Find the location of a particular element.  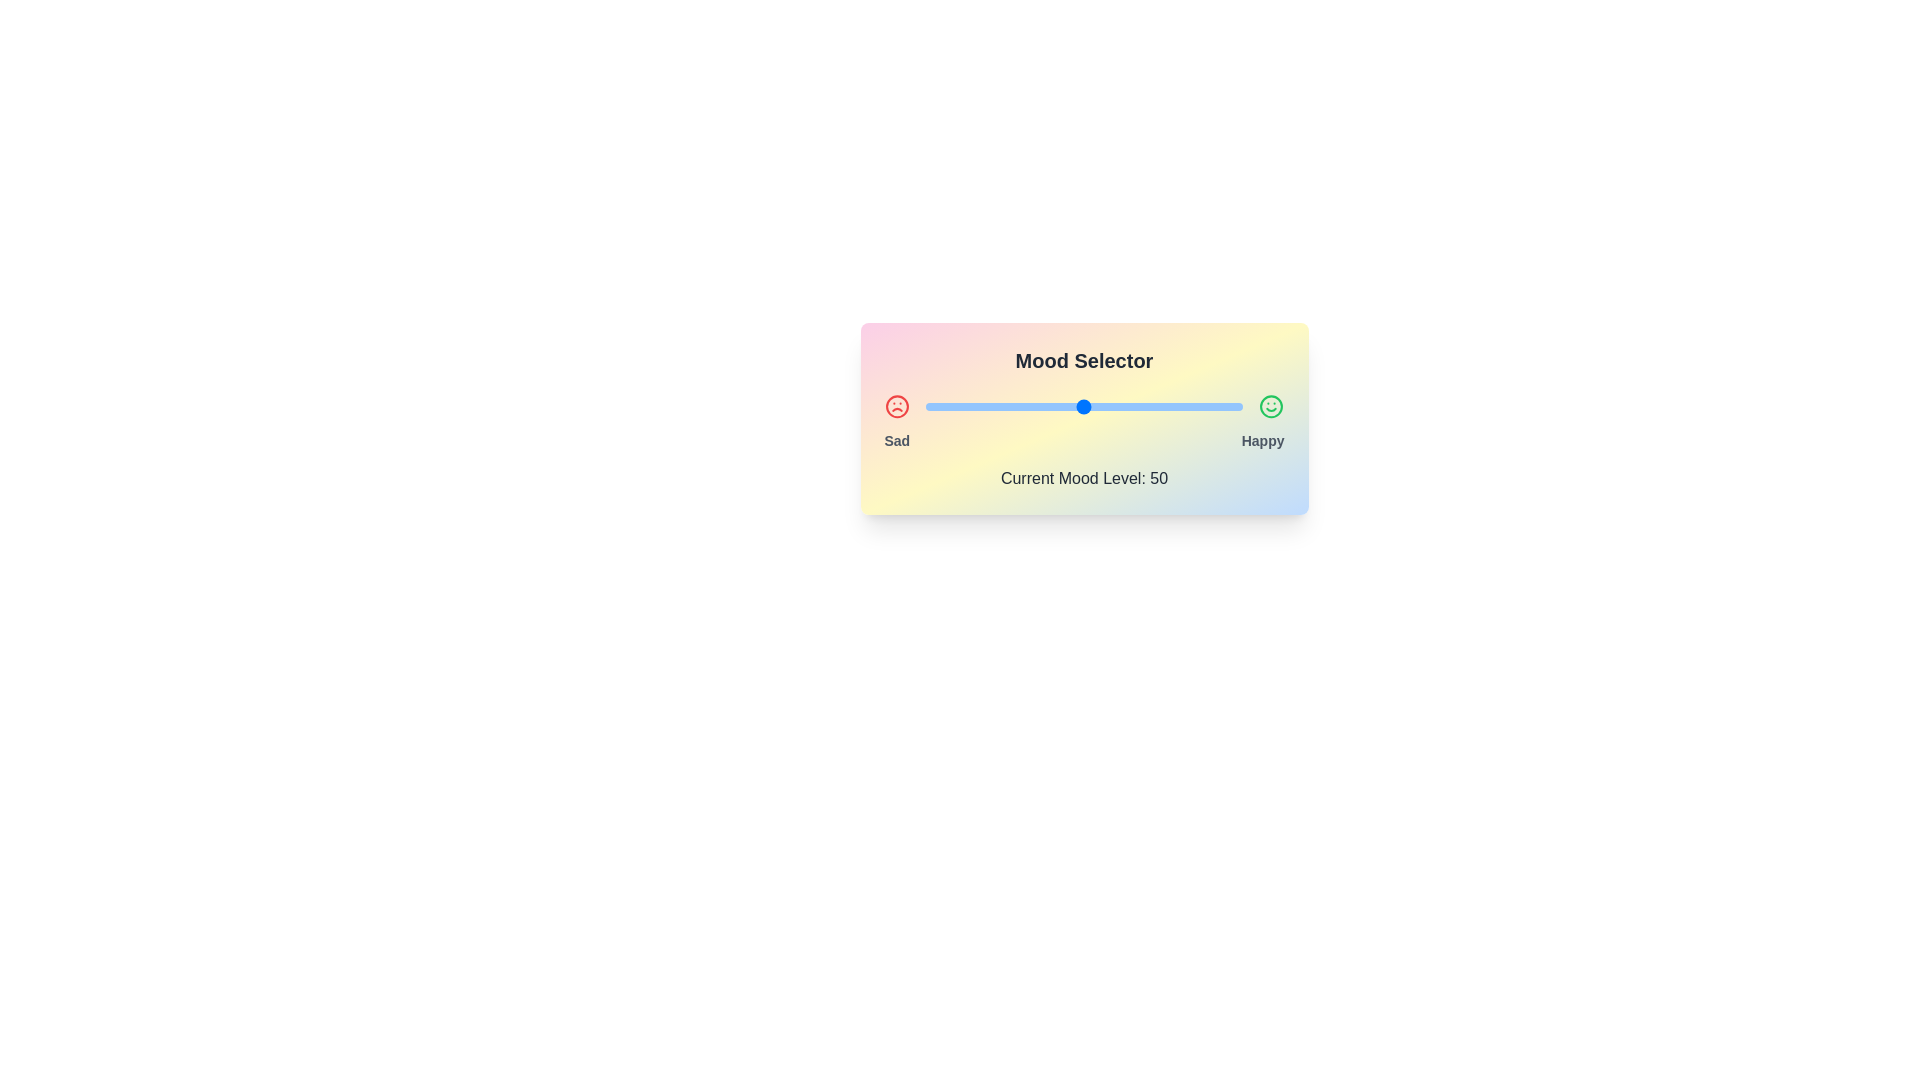

the mood level to 90 by interacting with the slider is located at coordinates (1210, 406).